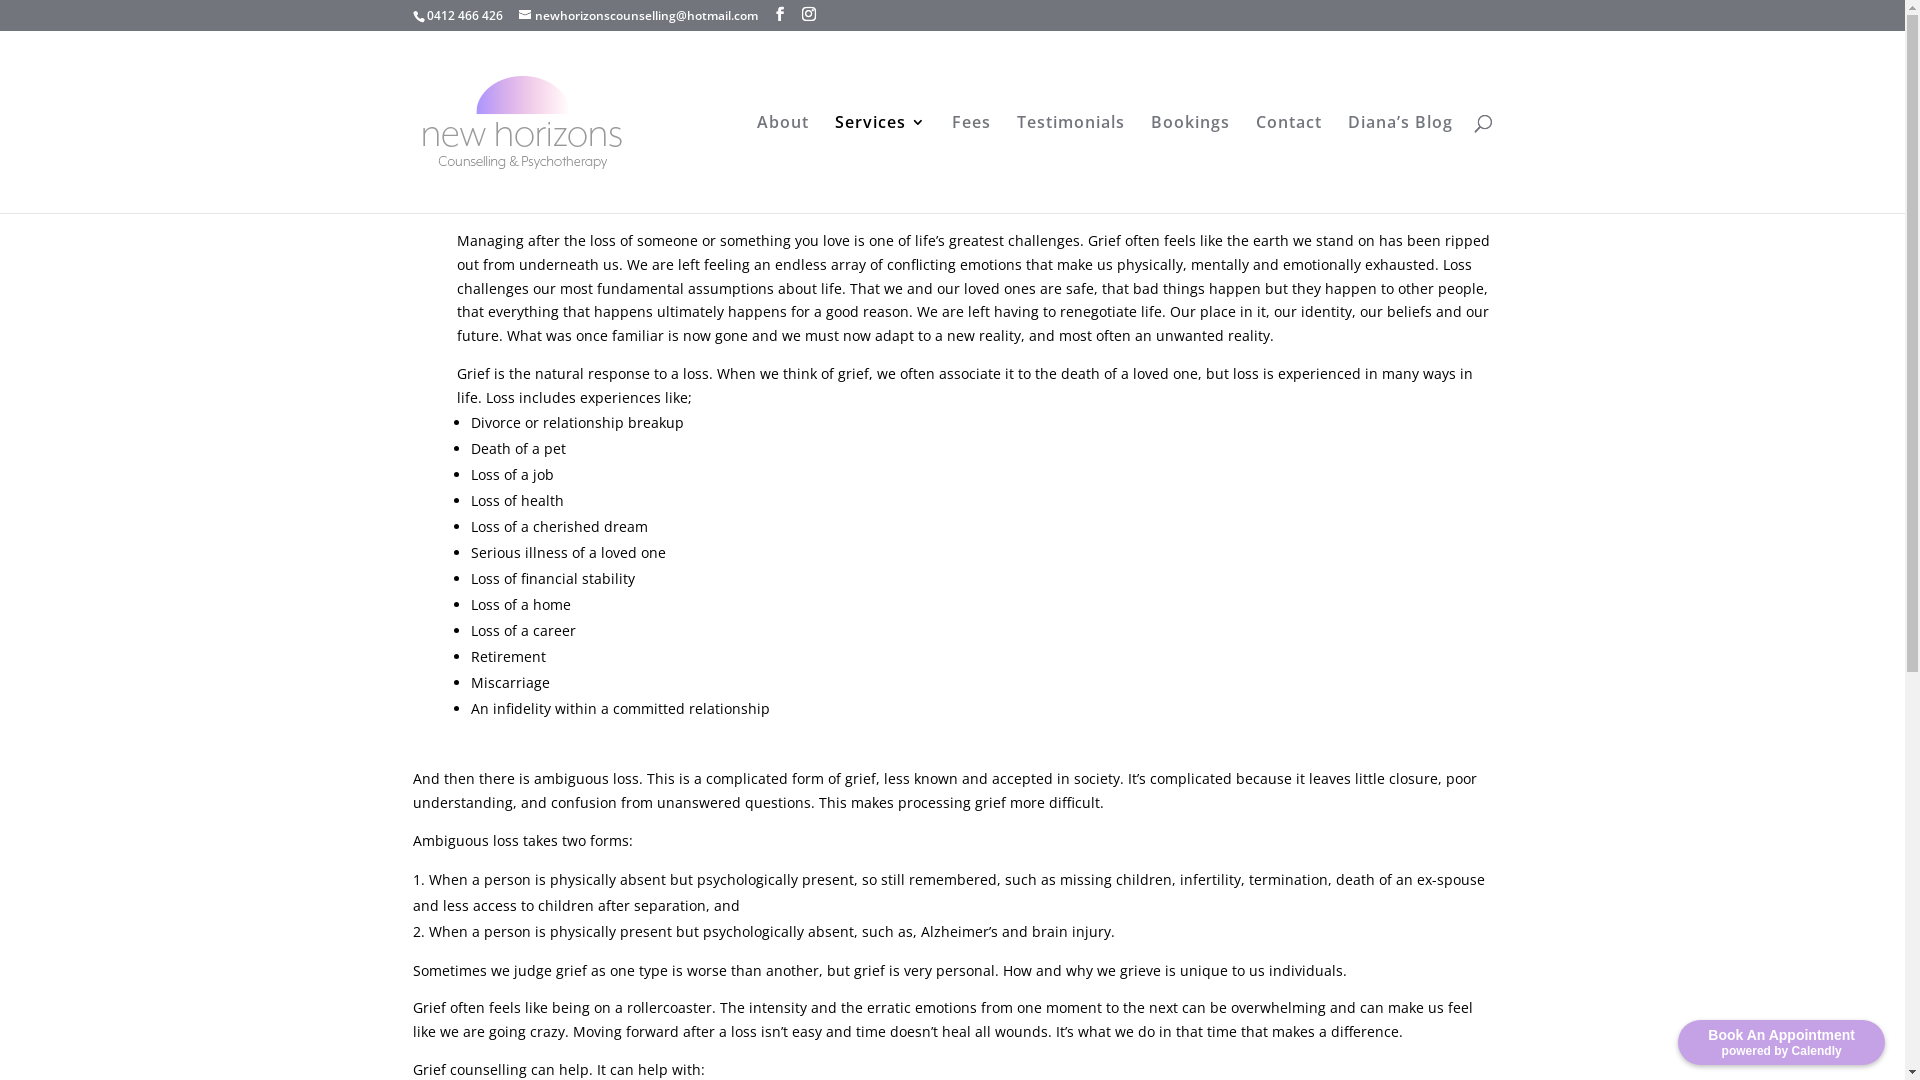  Describe the element at coordinates (636, 15) in the screenshot. I see `'newhorizonscounselling@hotmail.com'` at that location.